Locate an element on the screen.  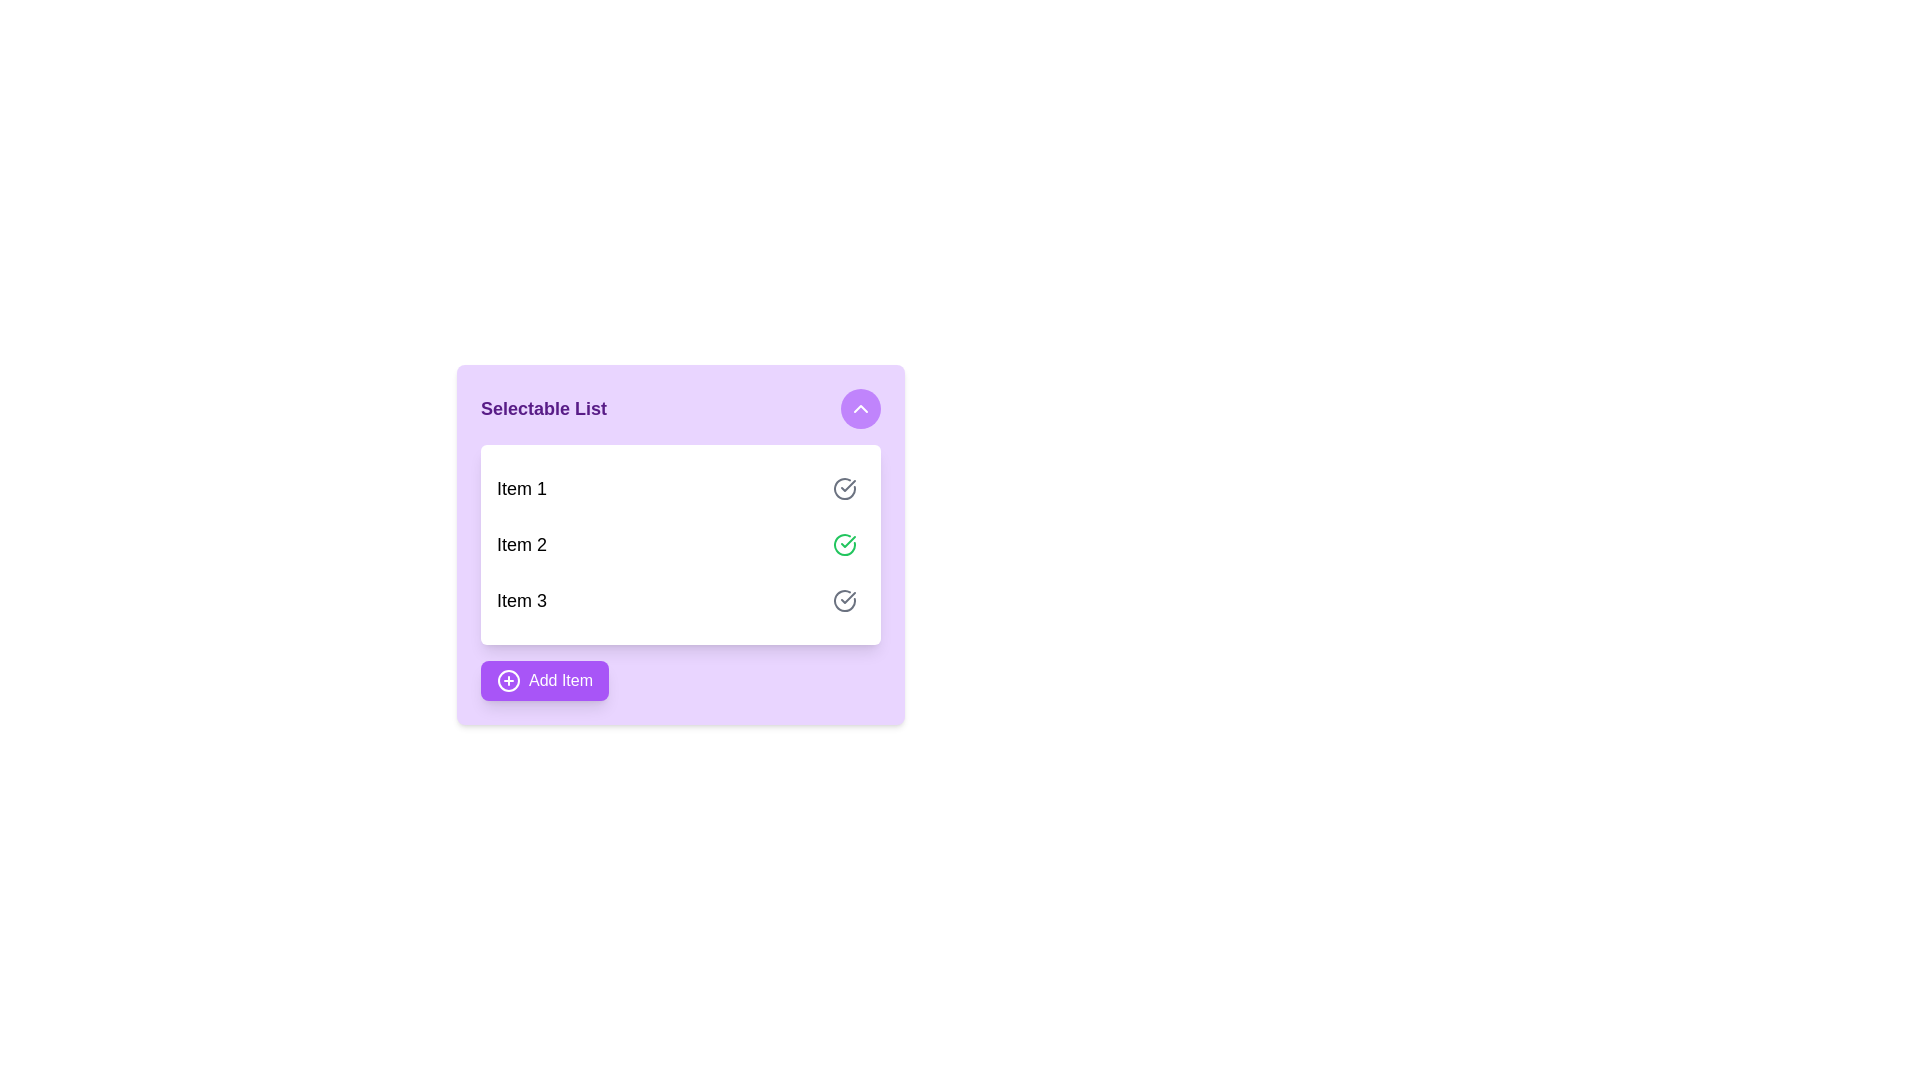
icon indicating the completed or active state of the list item, positioned to the right of 'Item 2', using developer tools is located at coordinates (844, 489).